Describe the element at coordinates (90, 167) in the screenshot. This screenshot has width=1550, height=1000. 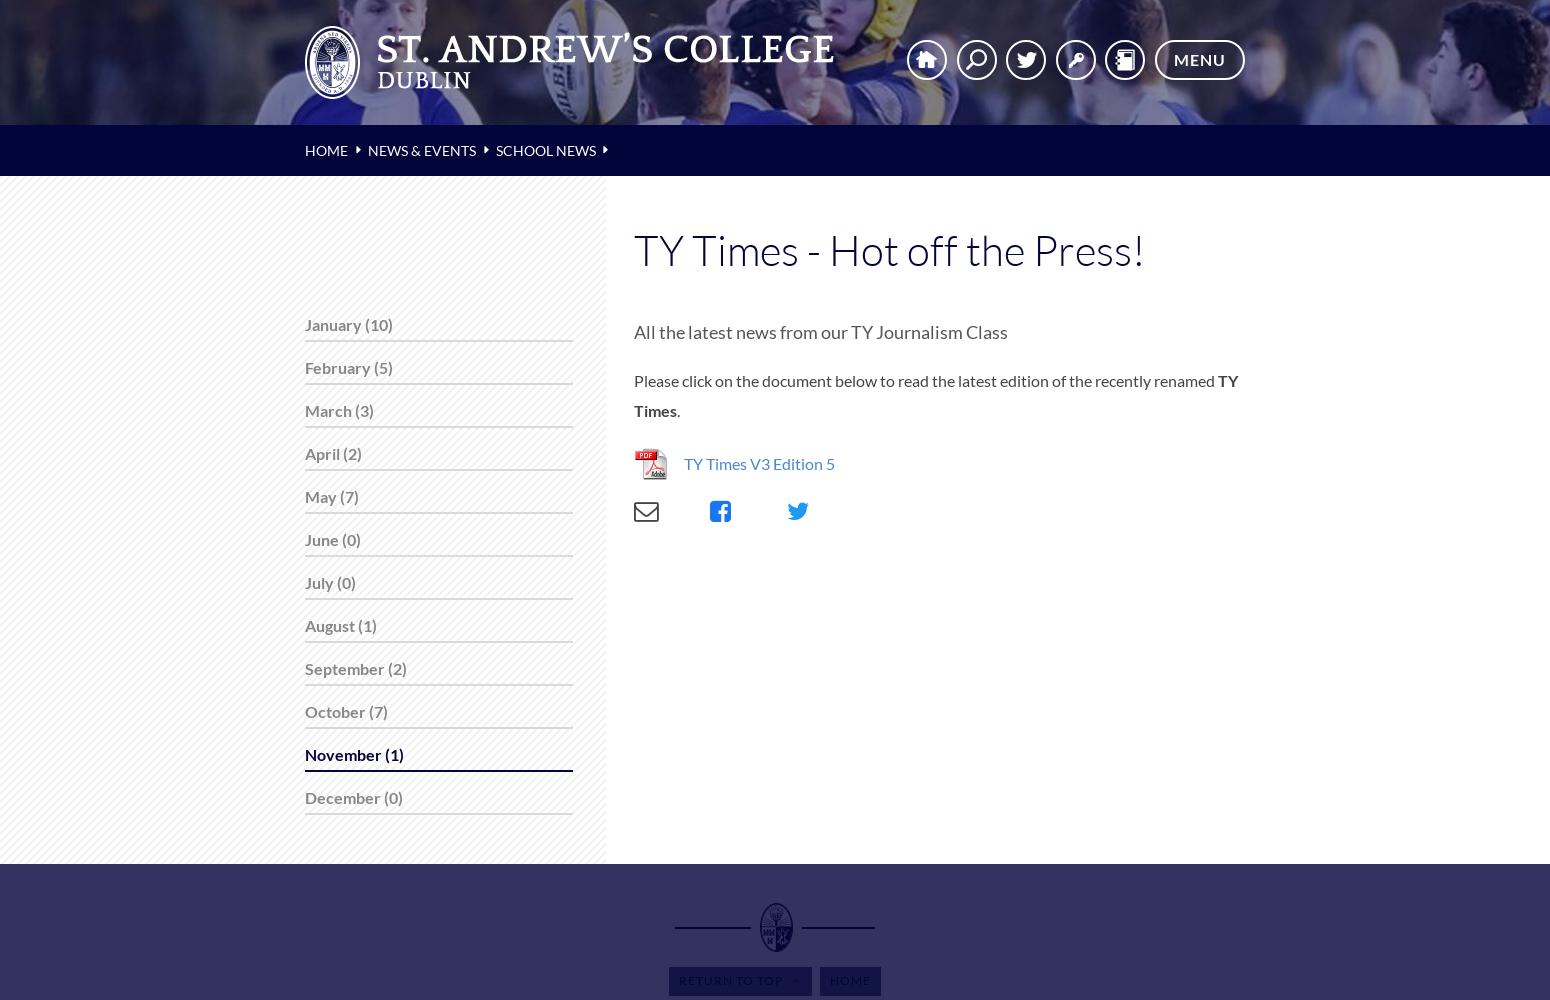
I see `'Latest News'` at that location.